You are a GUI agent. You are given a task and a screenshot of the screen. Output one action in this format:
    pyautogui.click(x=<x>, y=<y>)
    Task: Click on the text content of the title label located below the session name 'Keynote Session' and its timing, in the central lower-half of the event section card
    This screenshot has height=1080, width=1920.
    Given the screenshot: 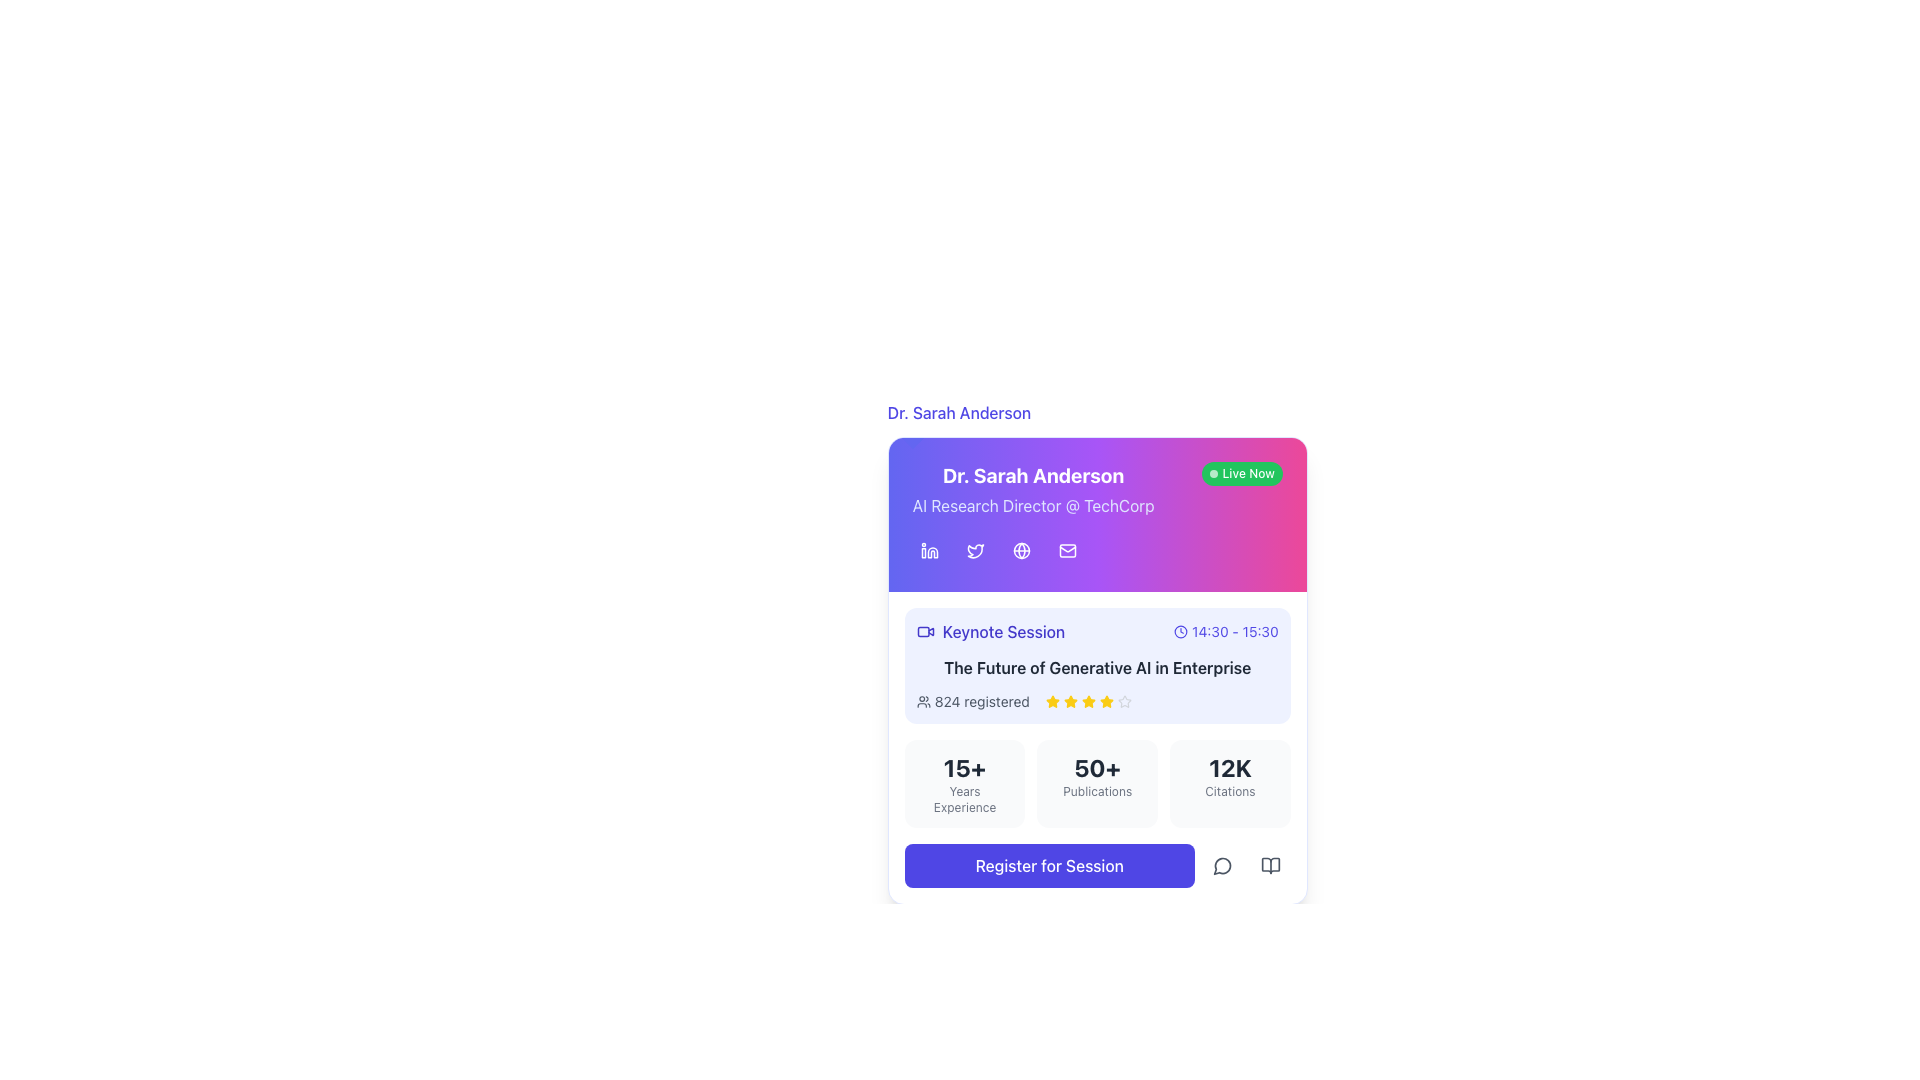 What is the action you would take?
    pyautogui.click(x=1096, y=667)
    